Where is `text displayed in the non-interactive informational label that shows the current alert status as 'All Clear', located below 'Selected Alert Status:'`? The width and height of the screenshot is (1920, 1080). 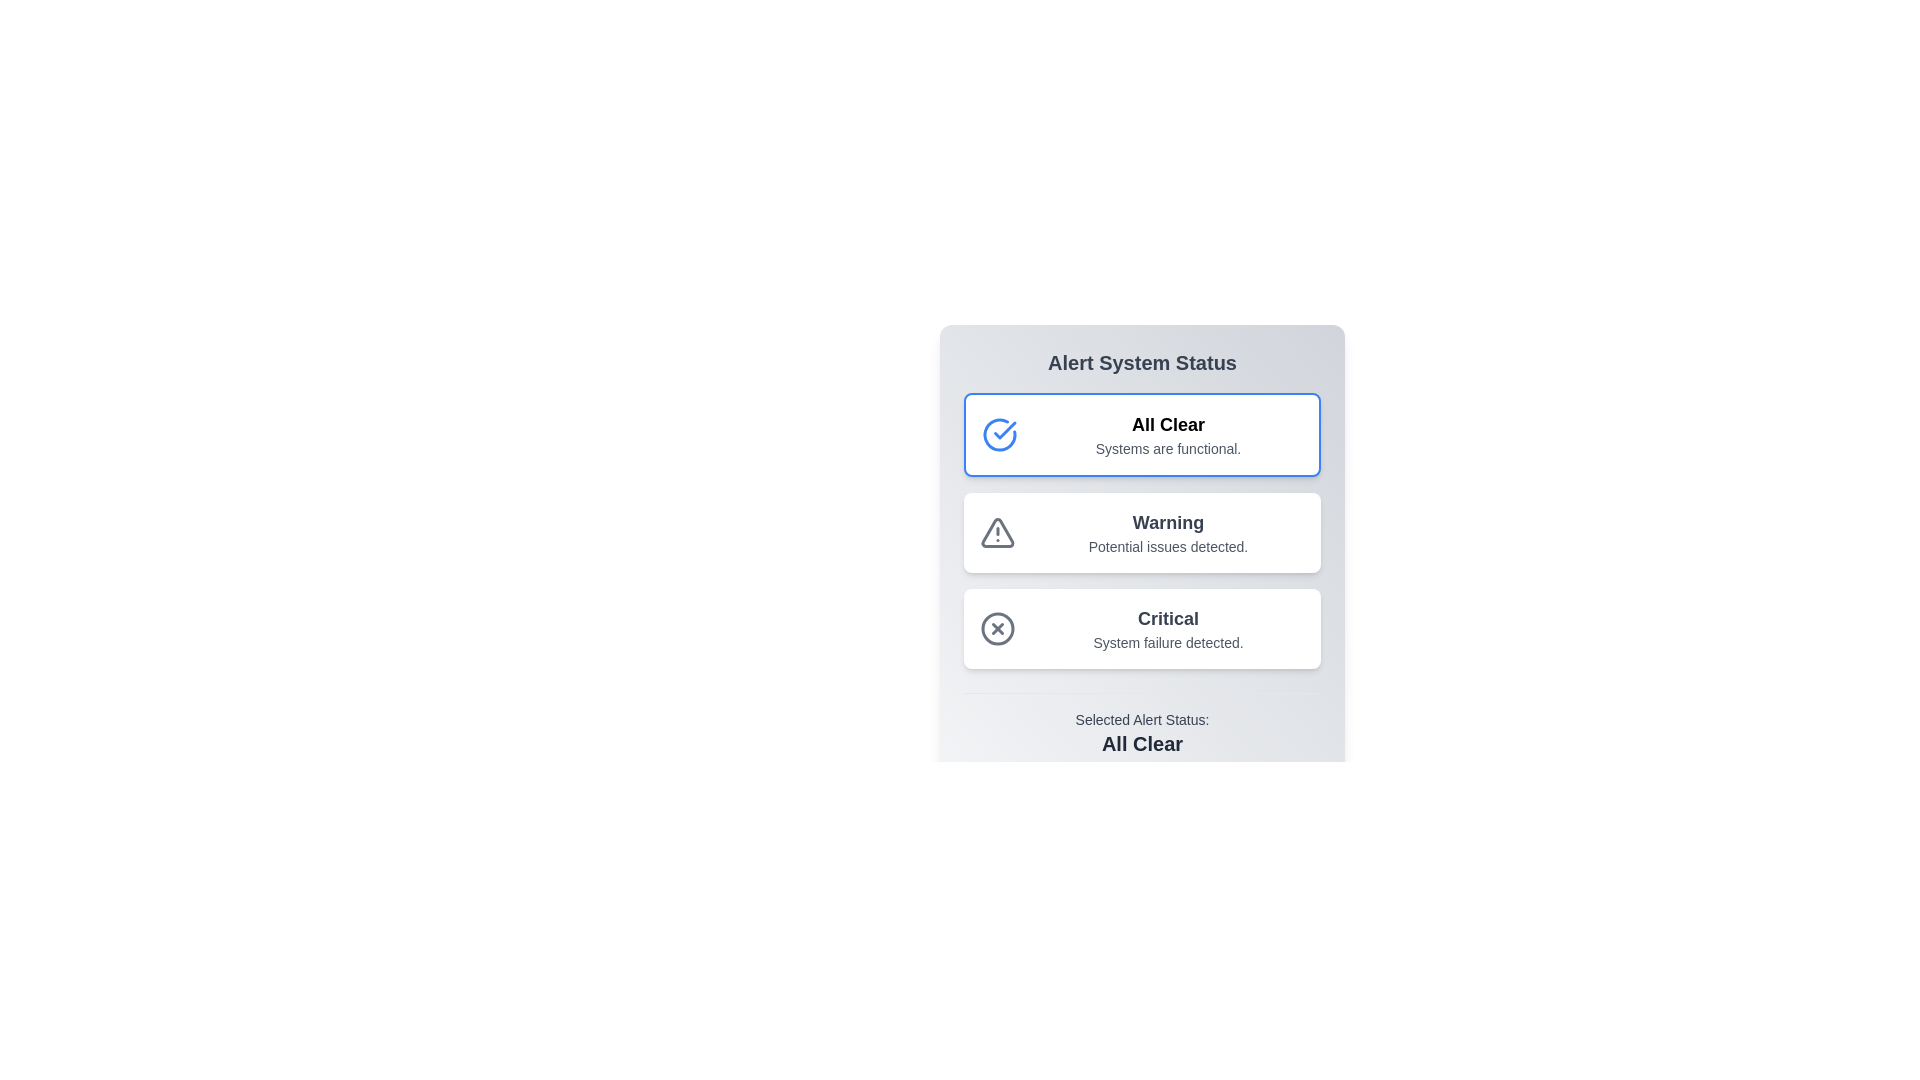 text displayed in the non-interactive informational label that shows the current alert status as 'All Clear', located below 'Selected Alert Status:' is located at coordinates (1142, 744).